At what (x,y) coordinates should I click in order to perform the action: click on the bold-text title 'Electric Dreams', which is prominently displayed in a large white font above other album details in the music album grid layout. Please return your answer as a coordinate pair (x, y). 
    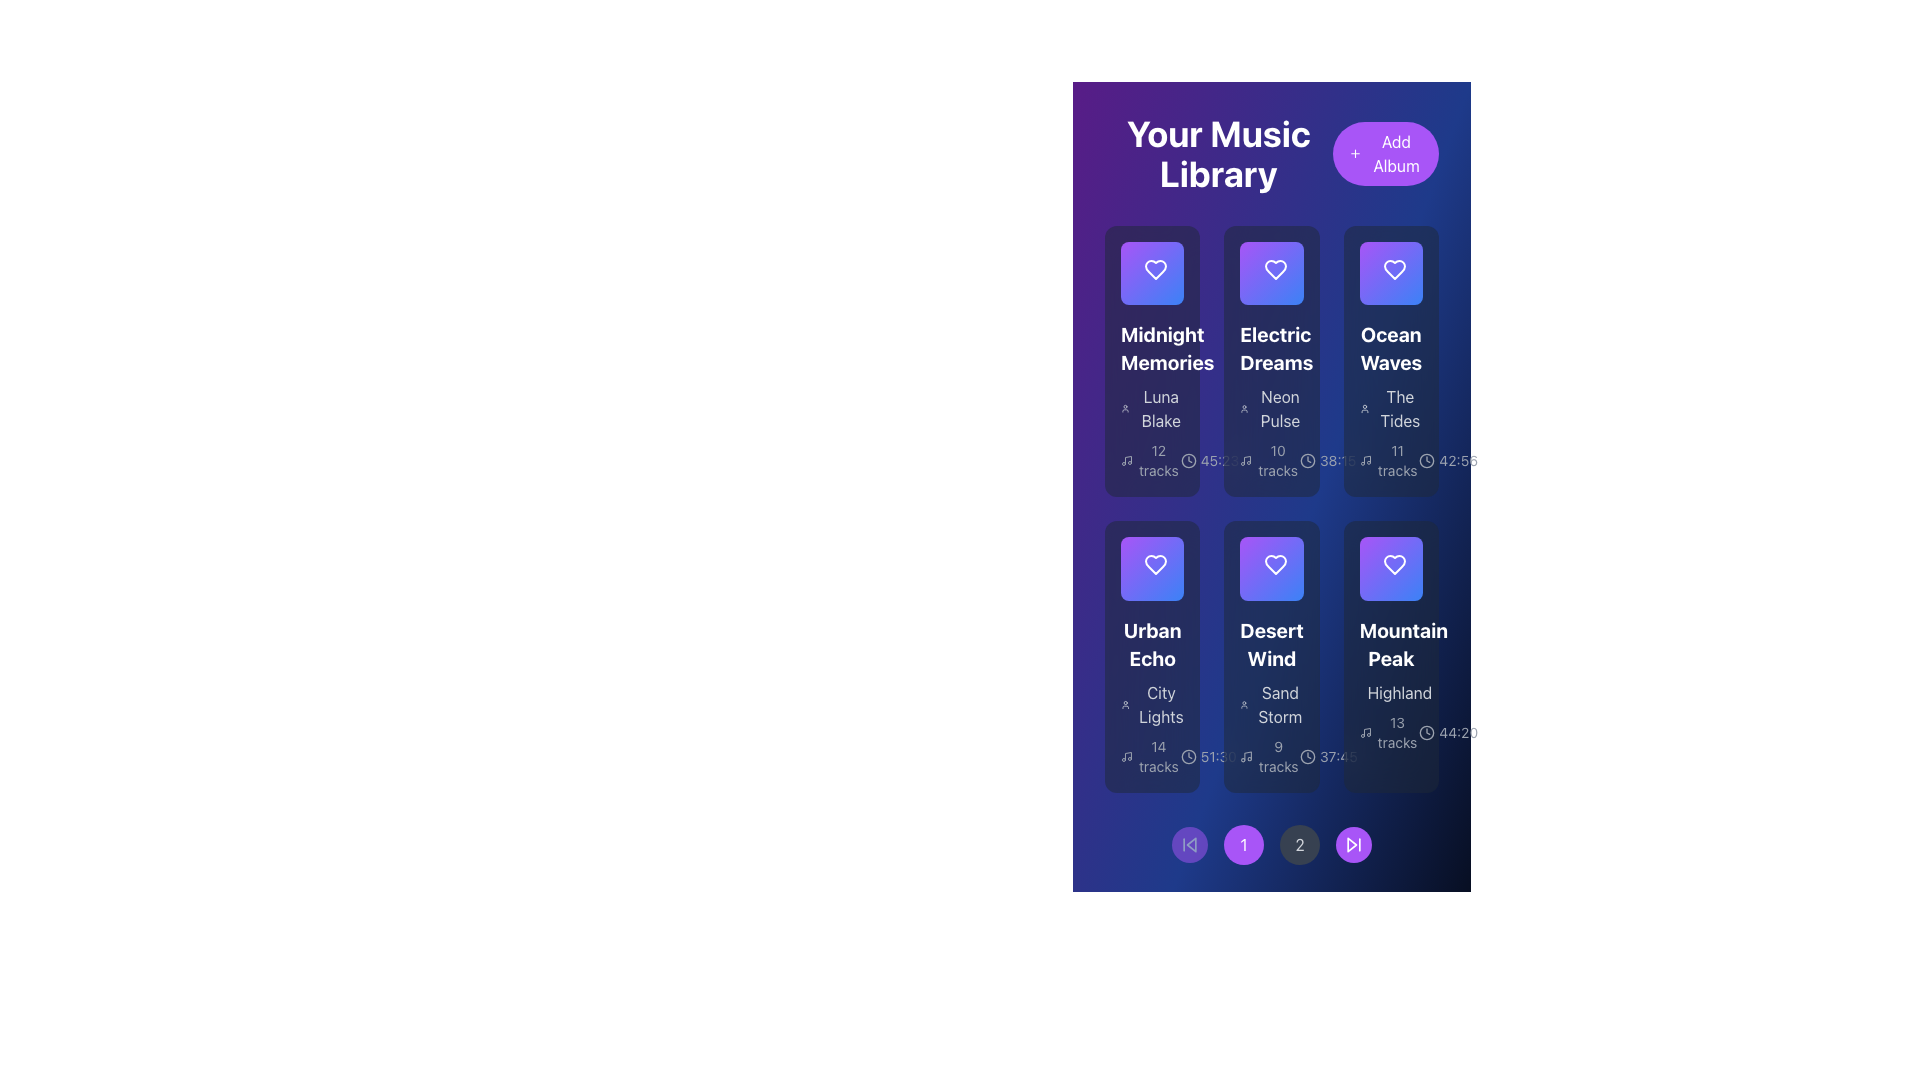
    Looking at the image, I should click on (1271, 348).